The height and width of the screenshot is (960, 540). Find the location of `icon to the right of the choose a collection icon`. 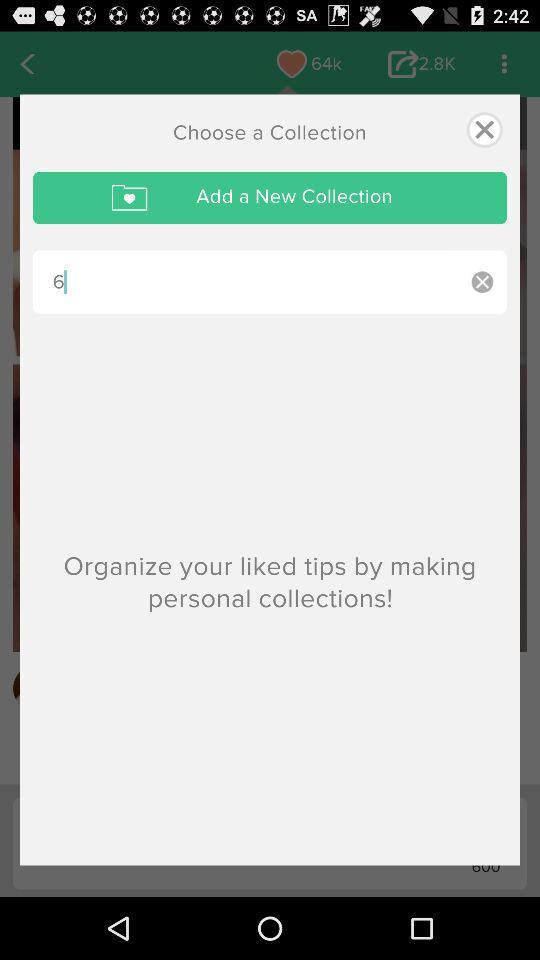

icon to the right of the choose a collection icon is located at coordinates (483, 128).